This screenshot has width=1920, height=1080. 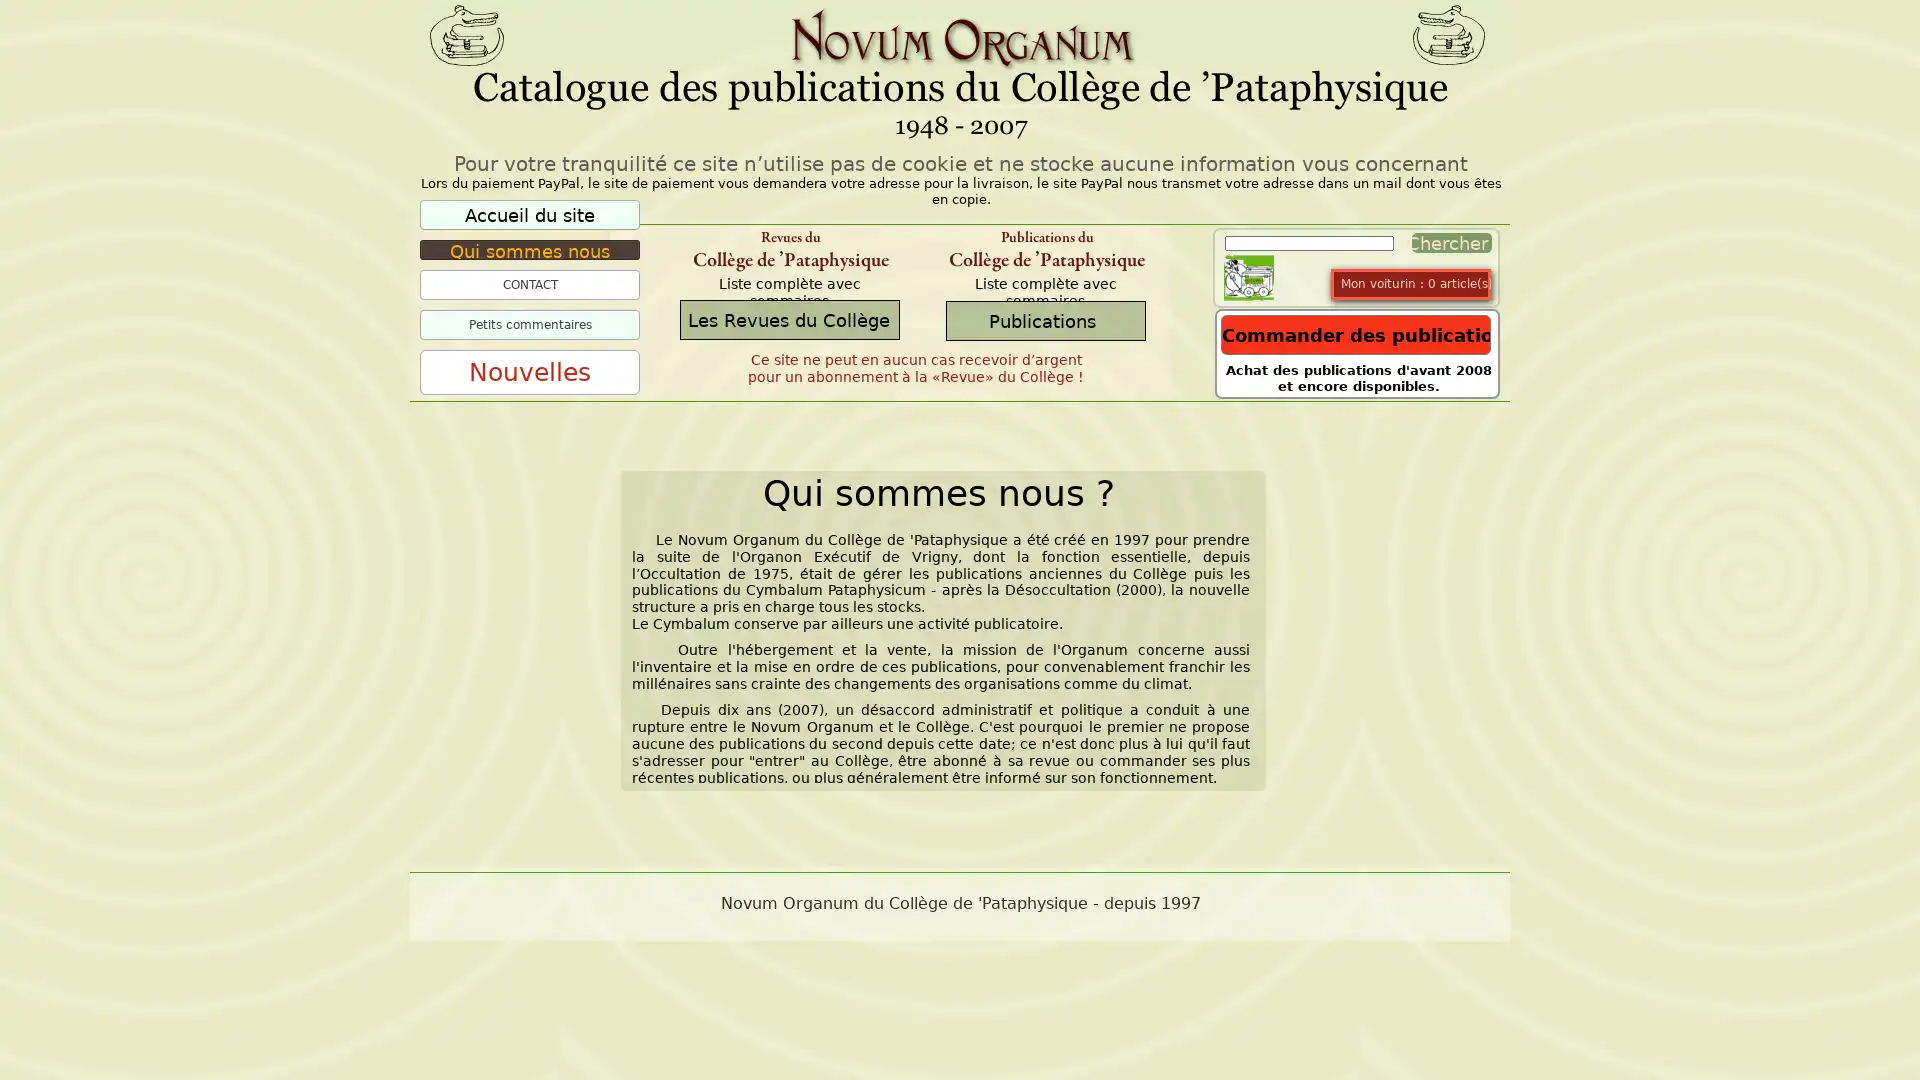 What do you see at coordinates (1356, 334) in the screenshot?
I see `Commander des publications` at bounding box center [1356, 334].